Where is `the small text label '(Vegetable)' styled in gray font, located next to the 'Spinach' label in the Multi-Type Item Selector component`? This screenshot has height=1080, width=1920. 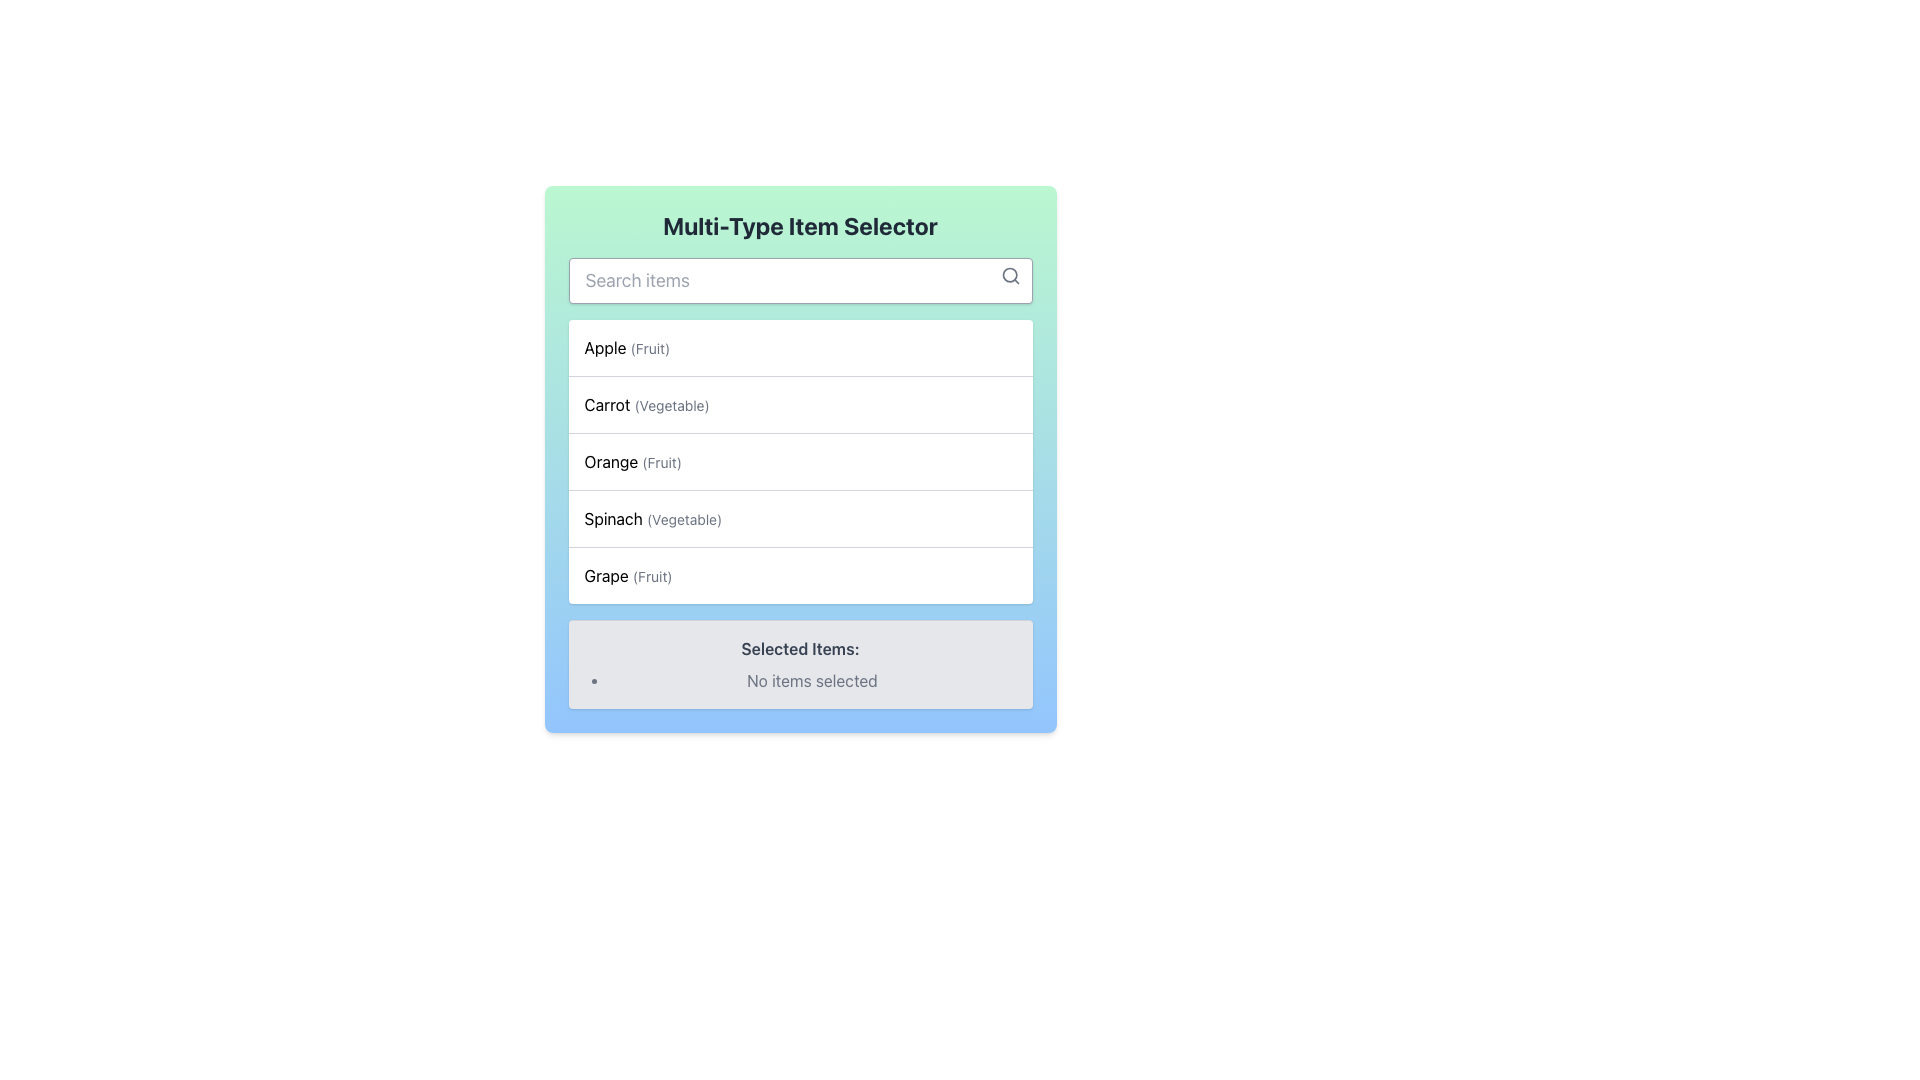
the small text label '(Vegetable)' styled in gray font, located next to the 'Spinach' label in the Multi-Type Item Selector component is located at coordinates (684, 518).